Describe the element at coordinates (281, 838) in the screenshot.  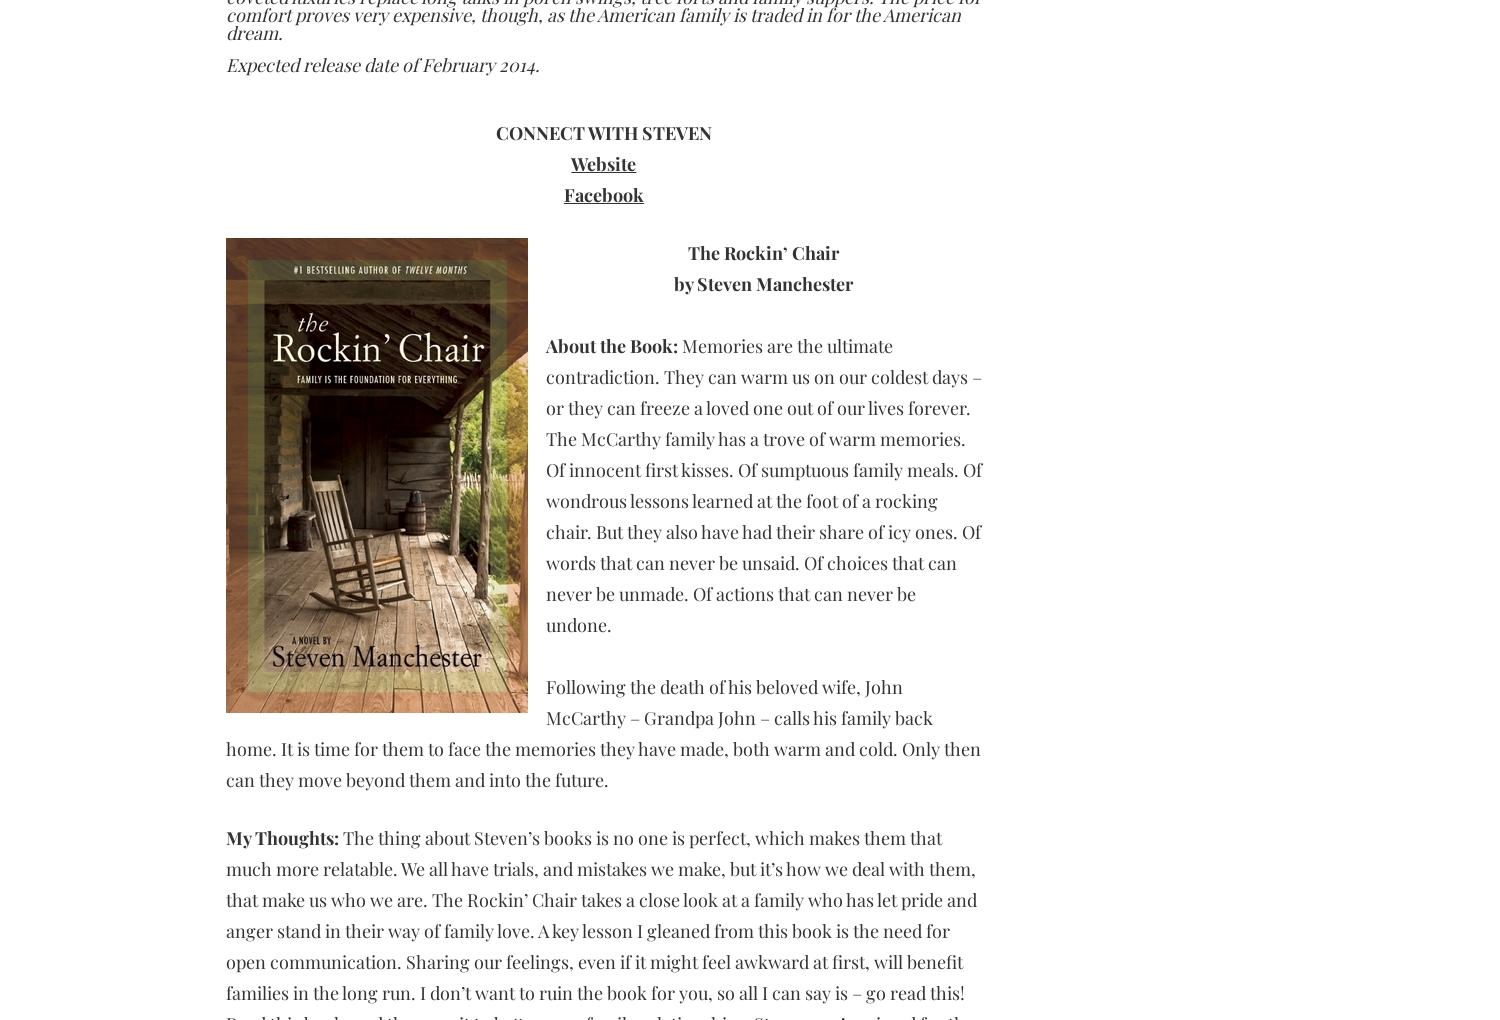
I see `'My Thoughts:'` at that location.